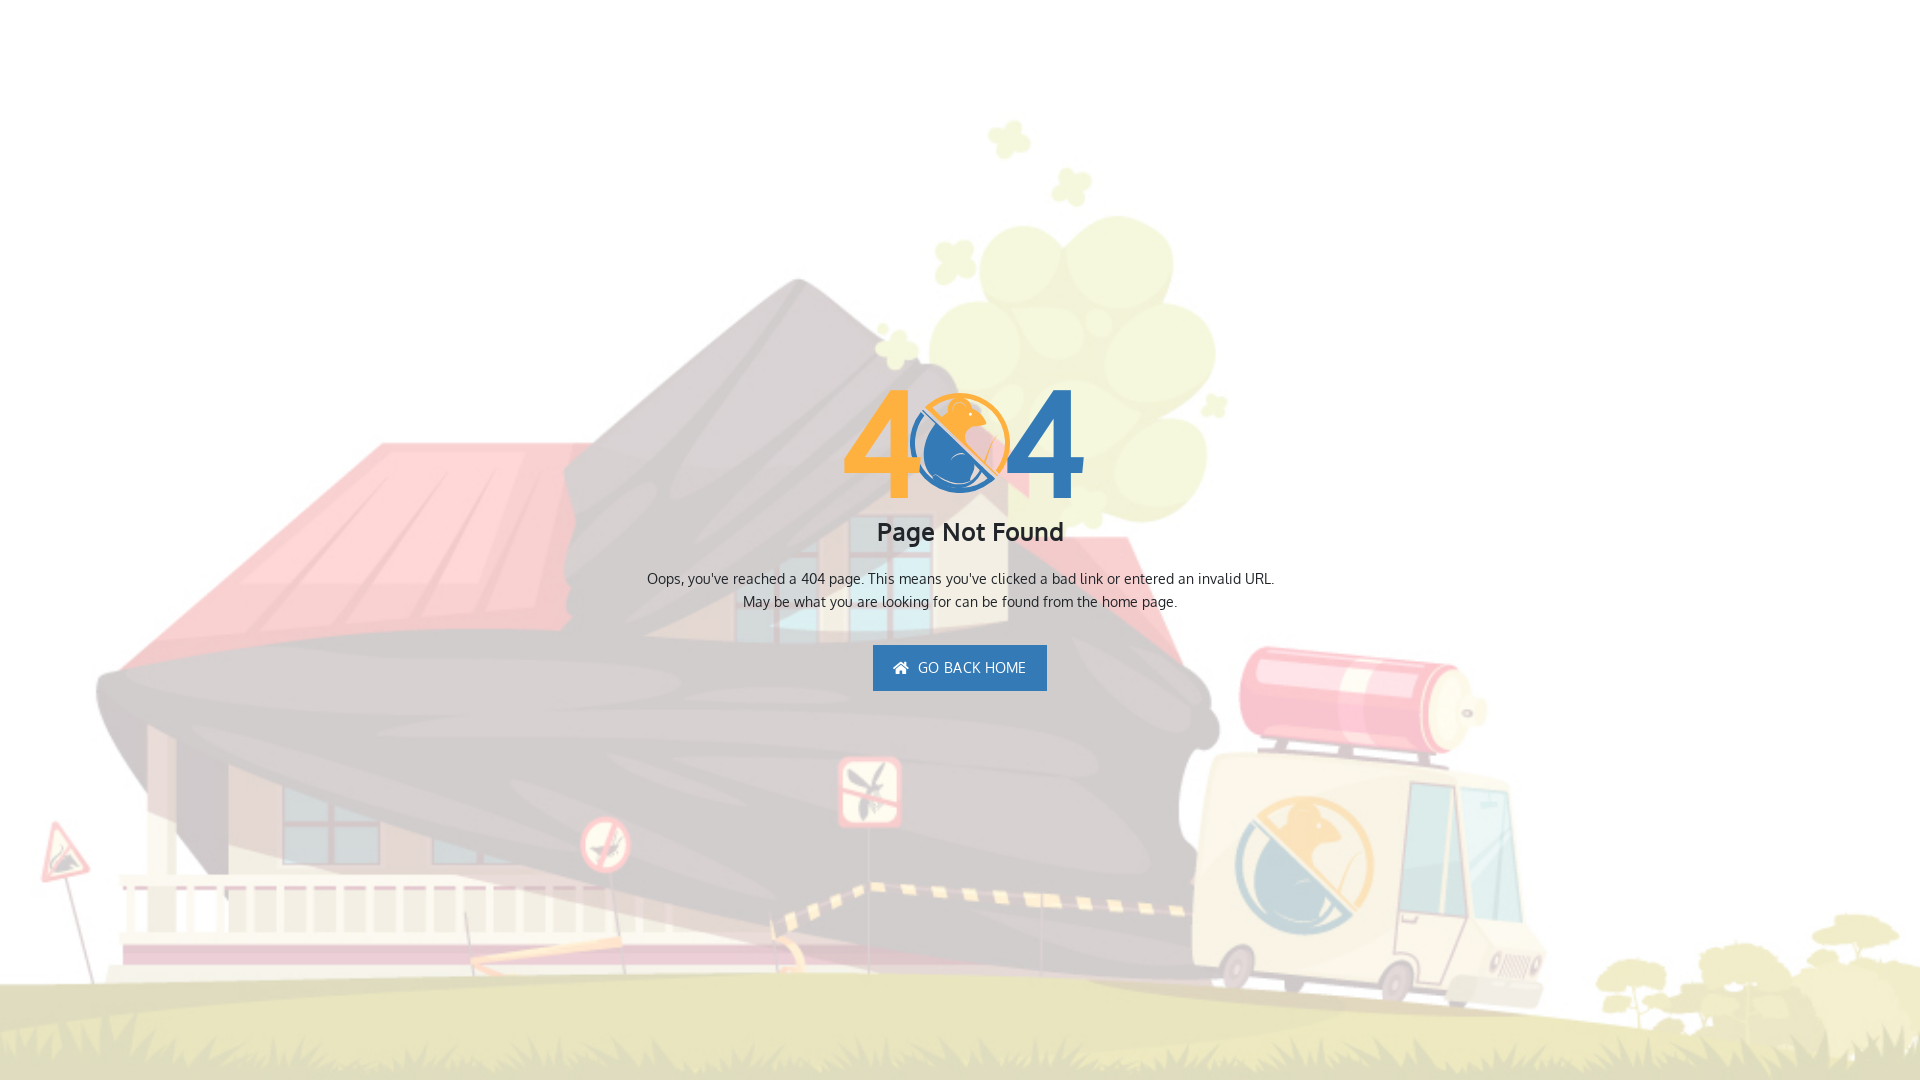 This screenshot has height=1080, width=1920. What do you see at coordinates (960, 667) in the screenshot?
I see `'  GO BACK HOME'` at bounding box center [960, 667].